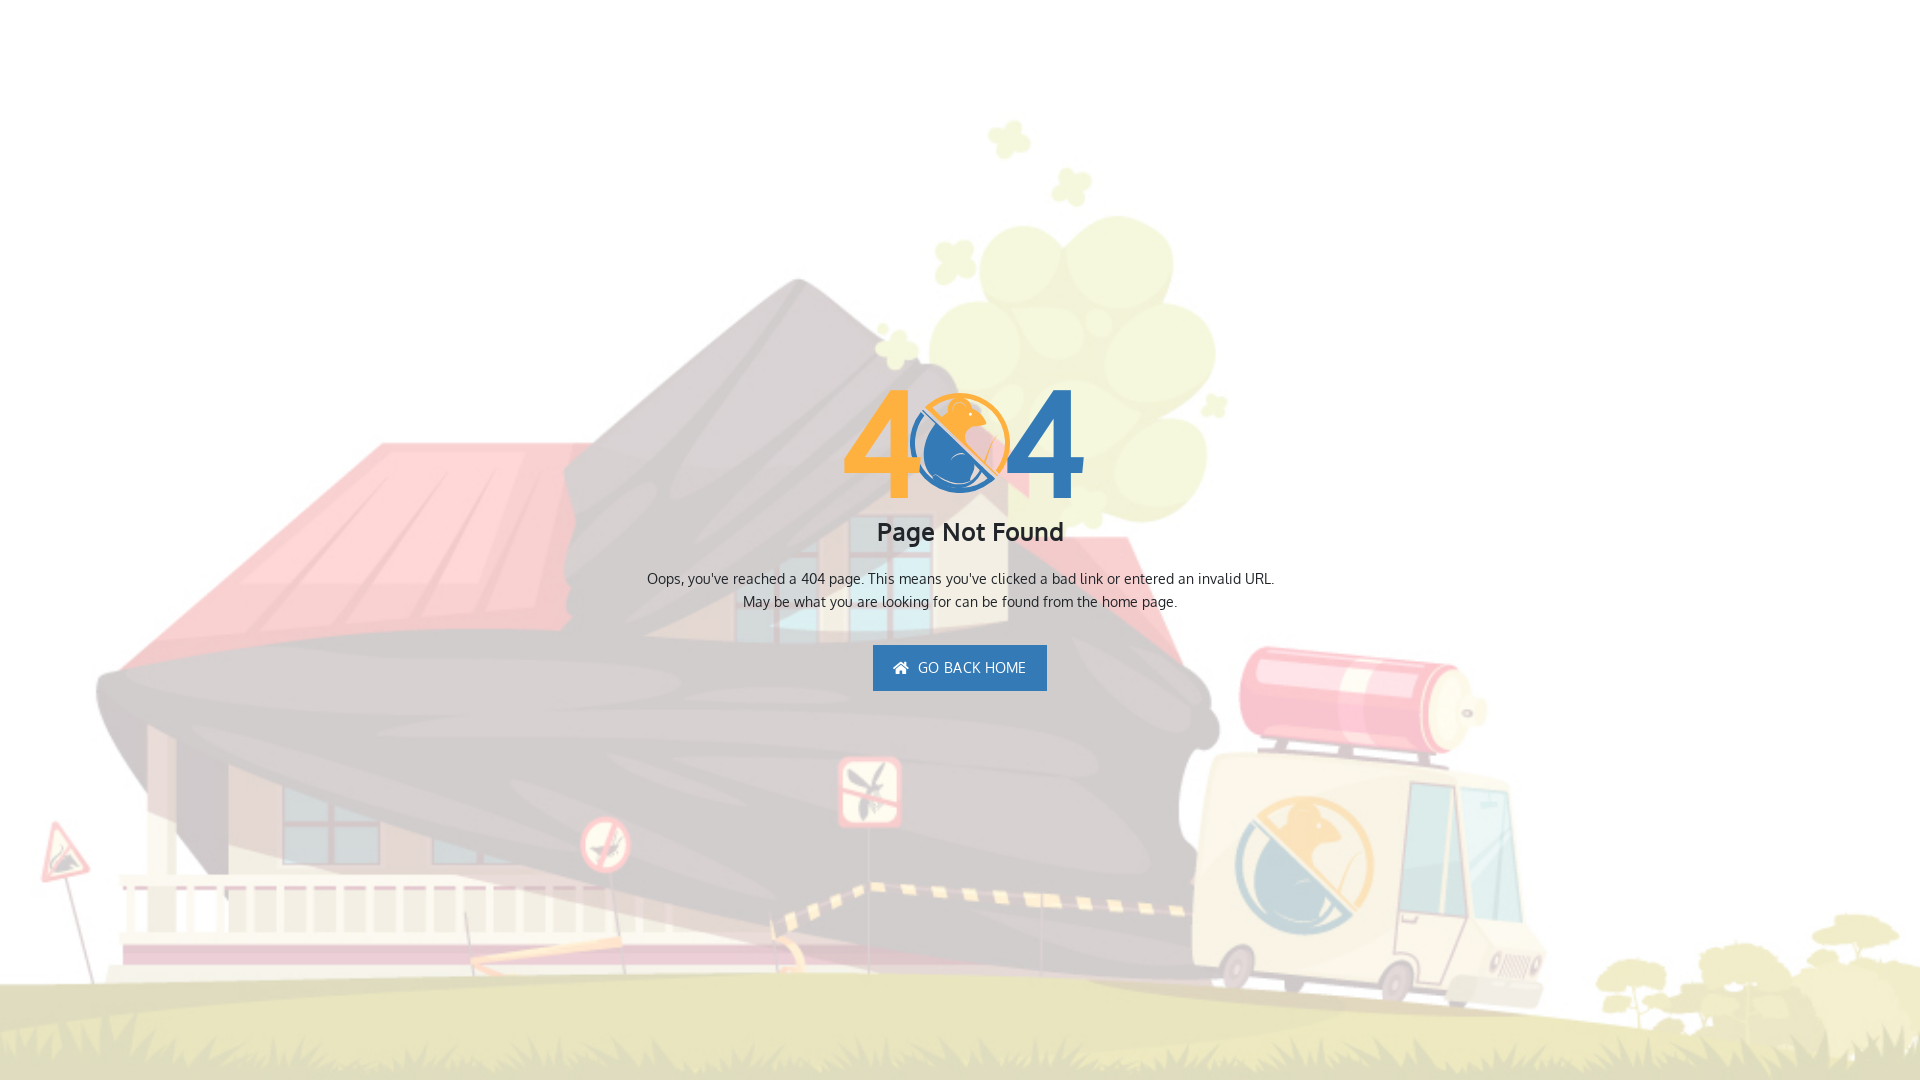 This screenshot has height=1080, width=1920. What do you see at coordinates (960, 667) in the screenshot?
I see `'  GO BACK HOME'` at bounding box center [960, 667].